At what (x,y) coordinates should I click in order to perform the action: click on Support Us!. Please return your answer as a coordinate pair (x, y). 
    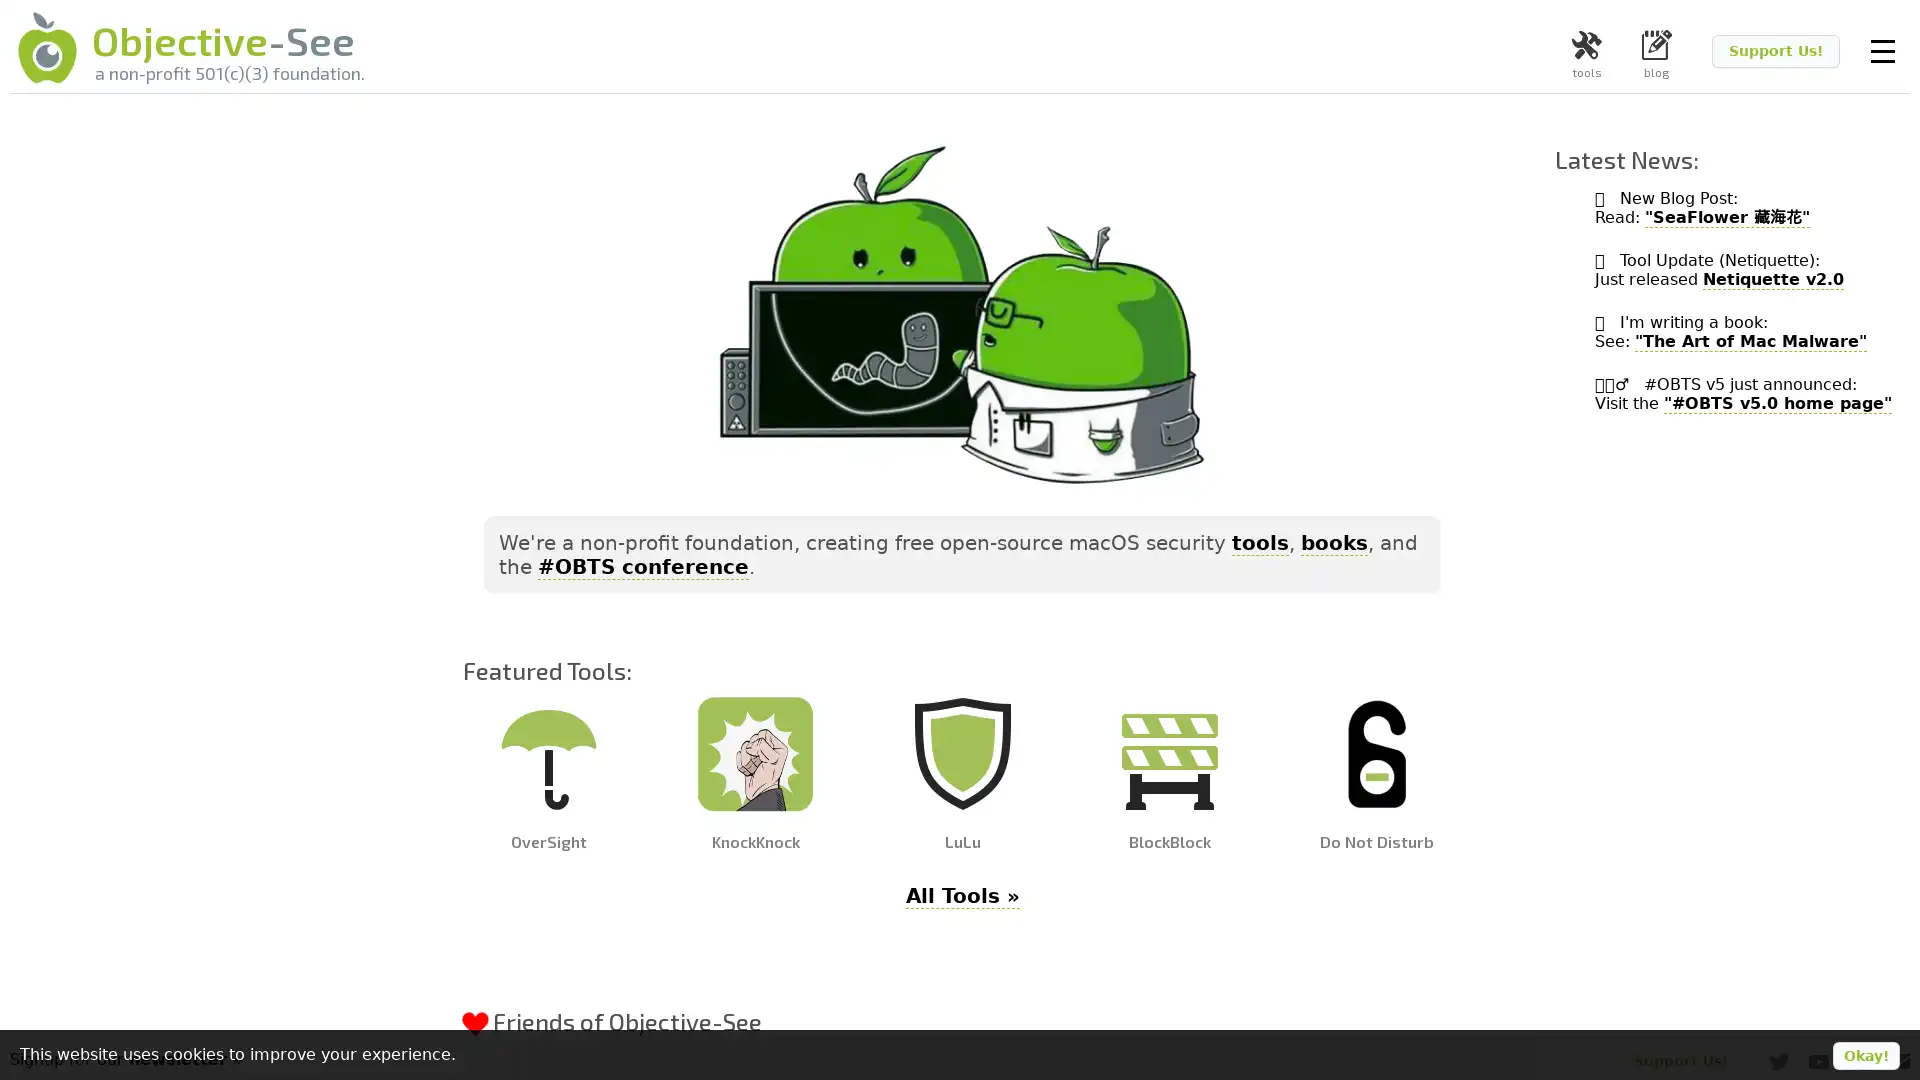
    Looking at the image, I should click on (1776, 50).